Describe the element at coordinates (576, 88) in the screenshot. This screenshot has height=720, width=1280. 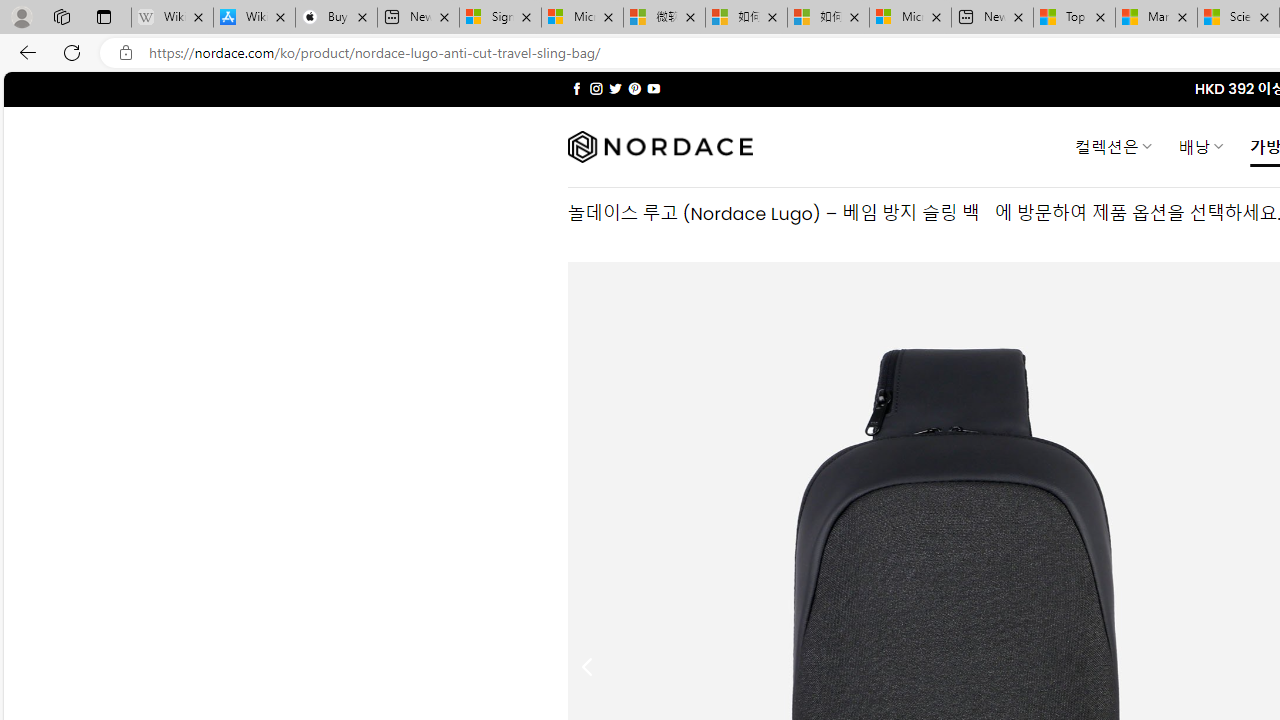
I see `'Follow on Facebook'` at that location.